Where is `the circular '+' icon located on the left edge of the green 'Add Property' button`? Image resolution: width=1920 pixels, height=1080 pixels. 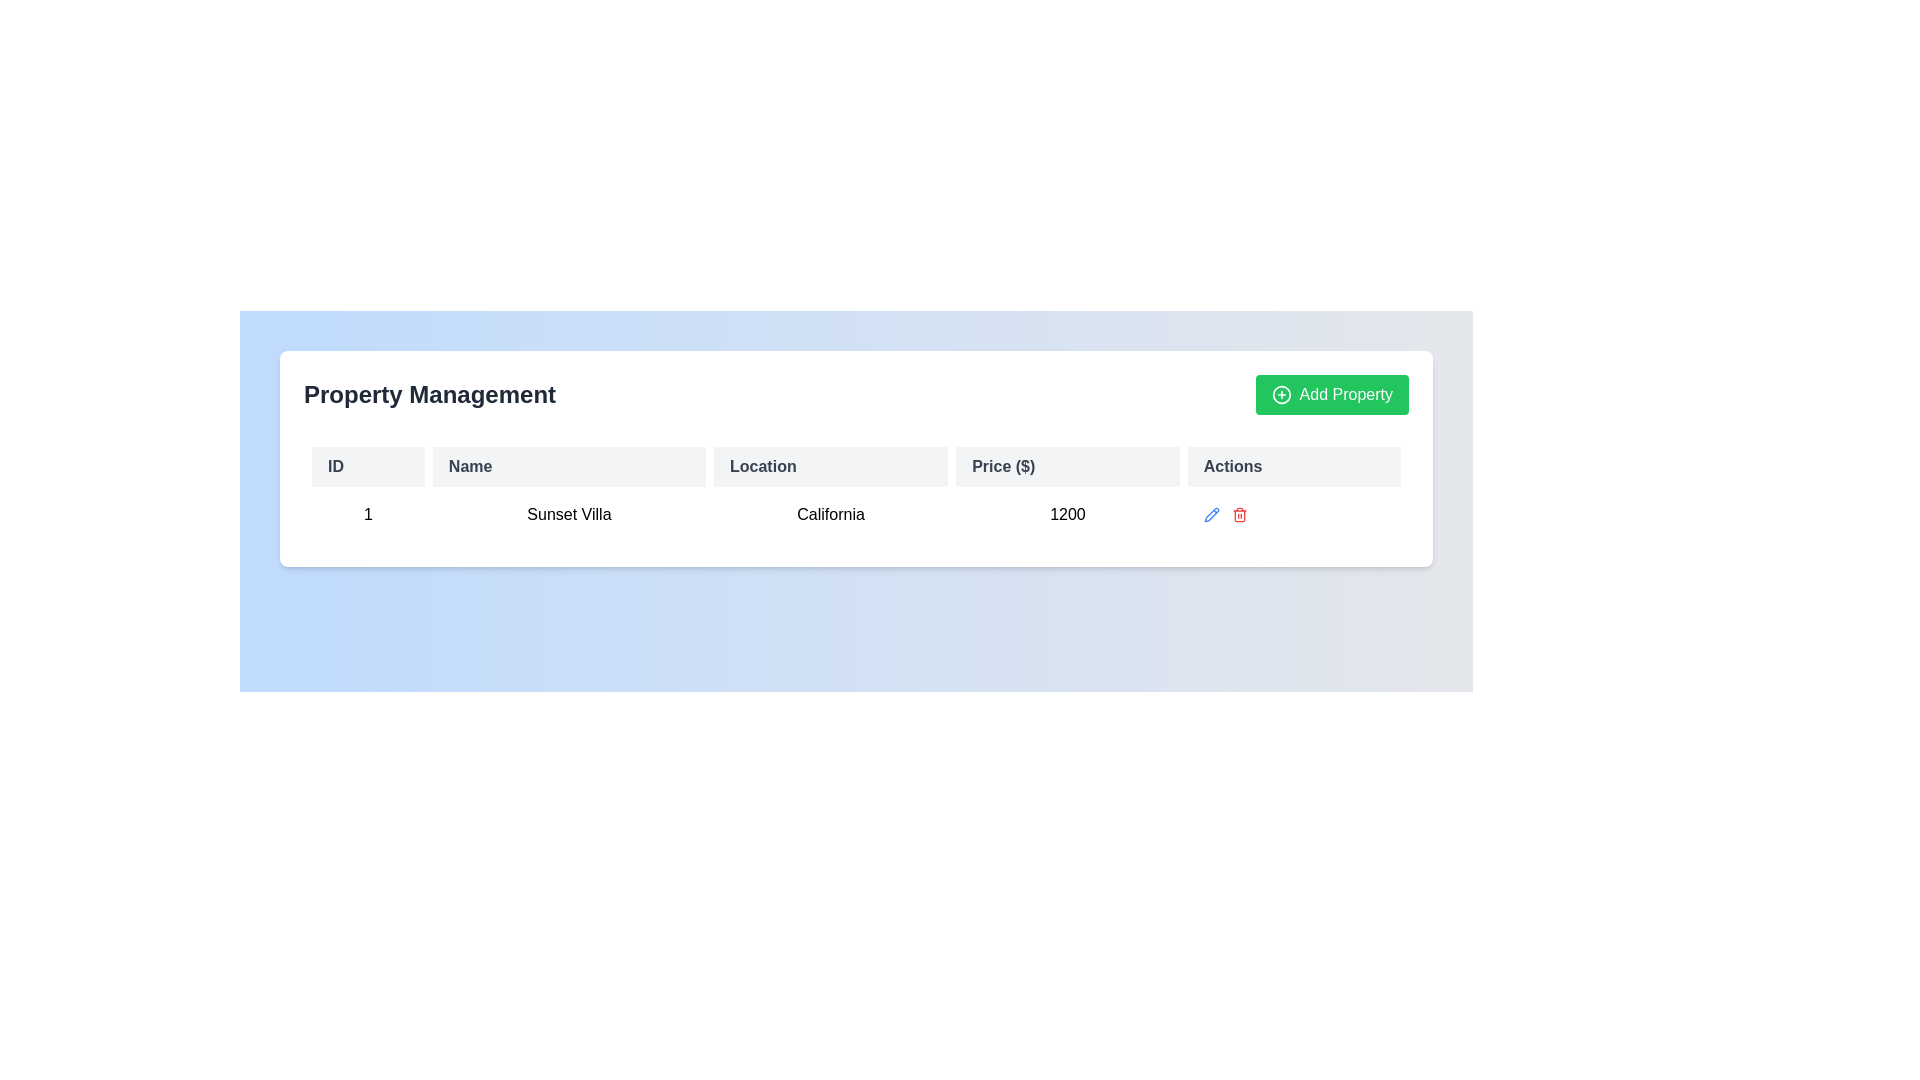 the circular '+' icon located on the left edge of the green 'Add Property' button is located at coordinates (1281, 394).